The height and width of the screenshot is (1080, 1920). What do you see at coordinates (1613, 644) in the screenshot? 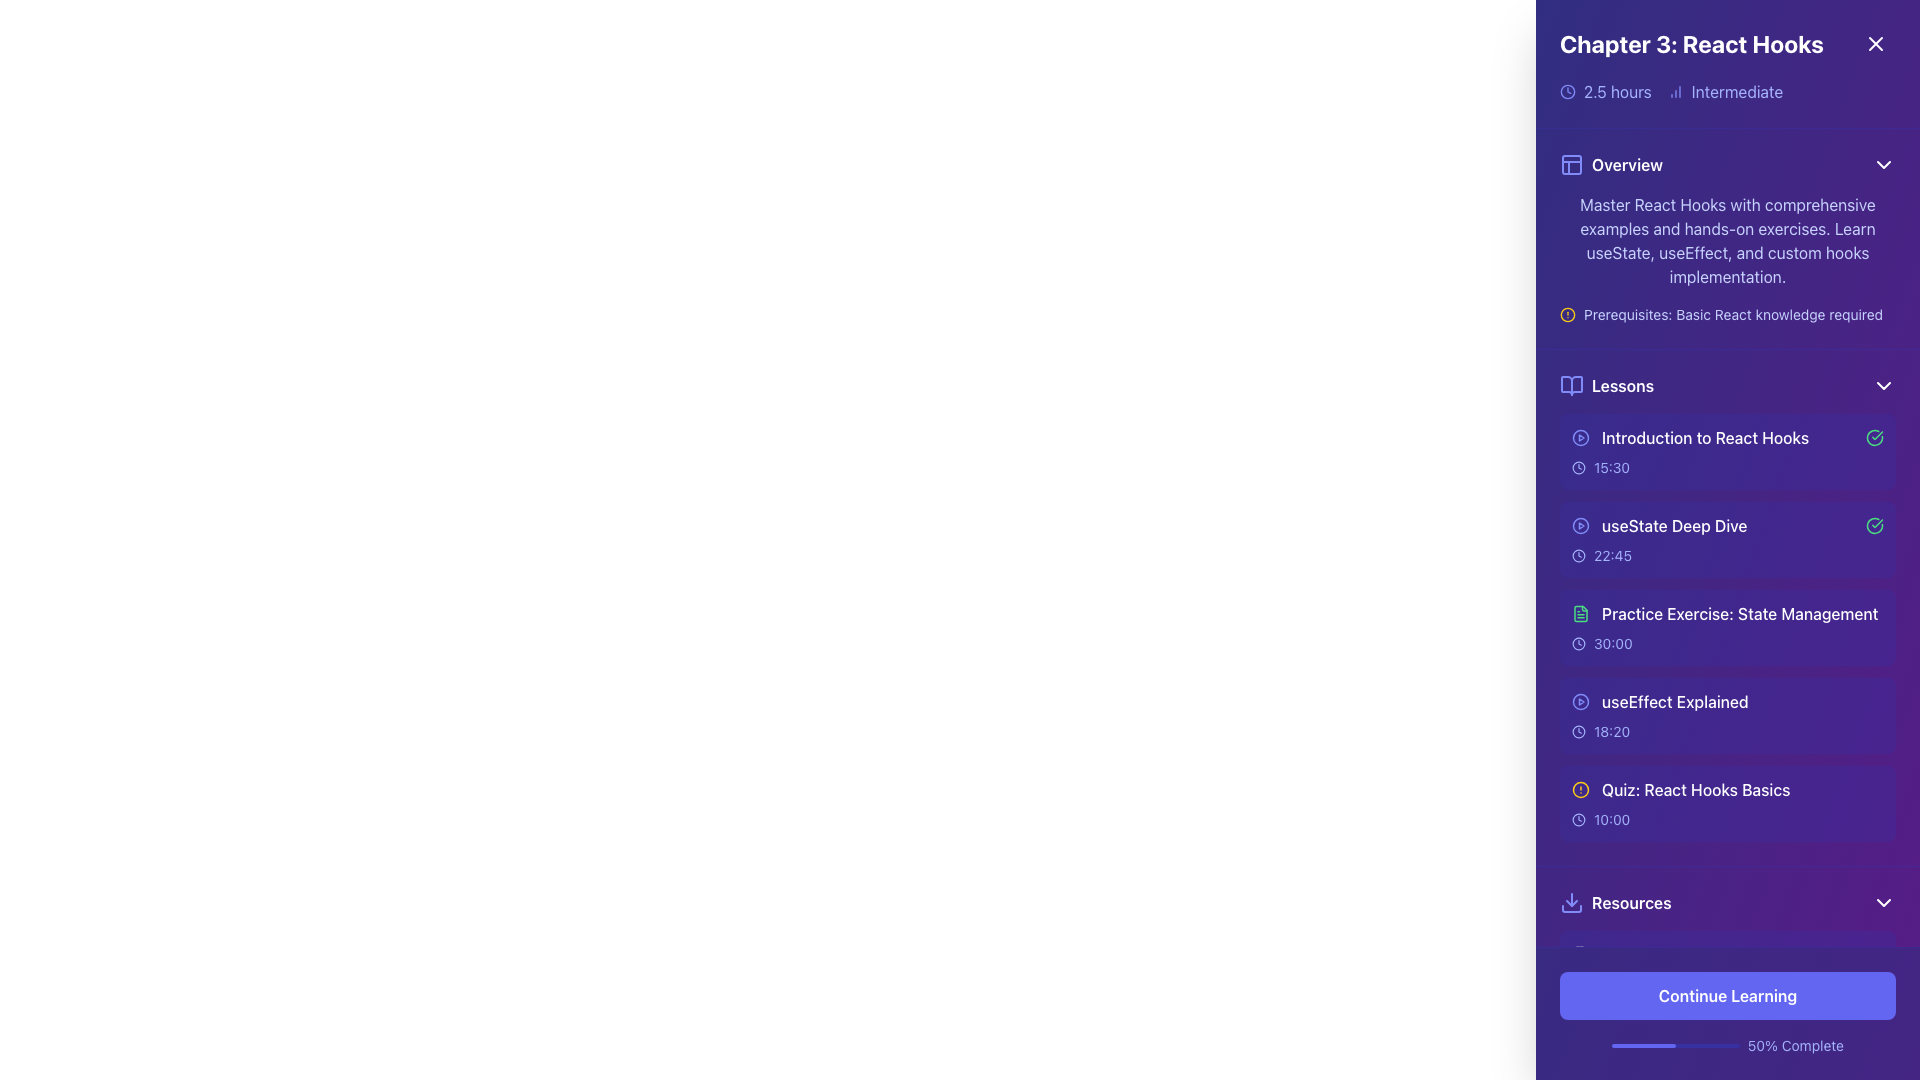
I see `text label indicating the duration of the associated practice exercise in minutes and seconds, located in the fourth row of the 'Lessons' section on the right panel, next to the clock icon and the 'Practice Exercise: State Management' label` at bounding box center [1613, 644].